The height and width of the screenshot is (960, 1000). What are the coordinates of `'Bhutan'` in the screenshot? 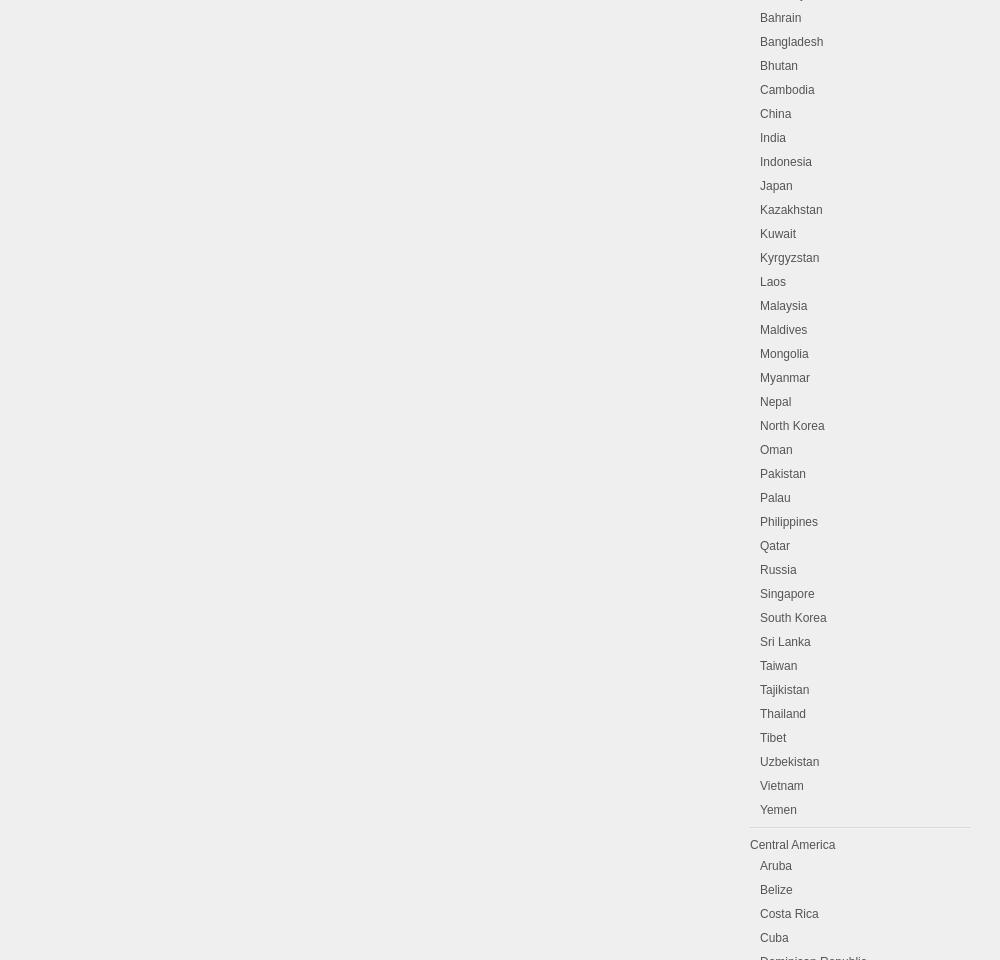 It's located at (779, 65).